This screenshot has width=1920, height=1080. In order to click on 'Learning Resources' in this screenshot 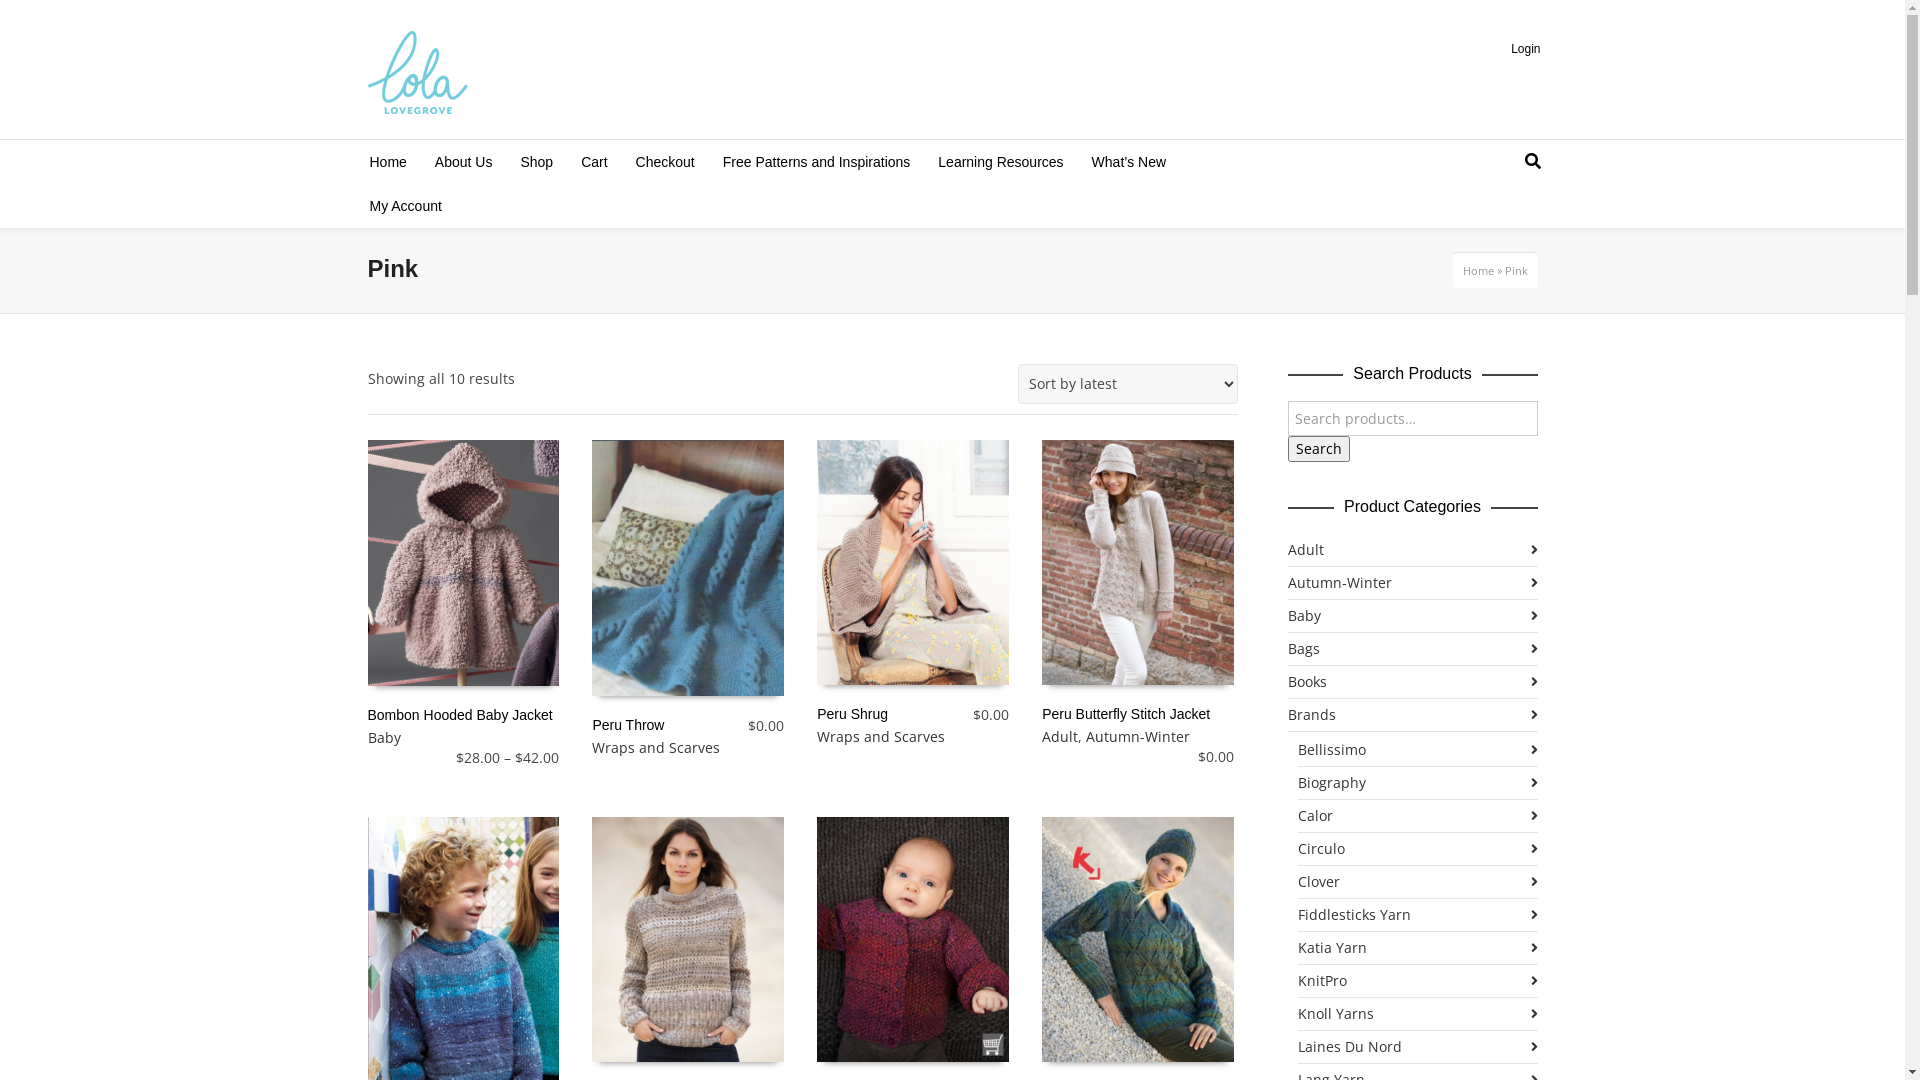, I will do `click(1000, 161)`.